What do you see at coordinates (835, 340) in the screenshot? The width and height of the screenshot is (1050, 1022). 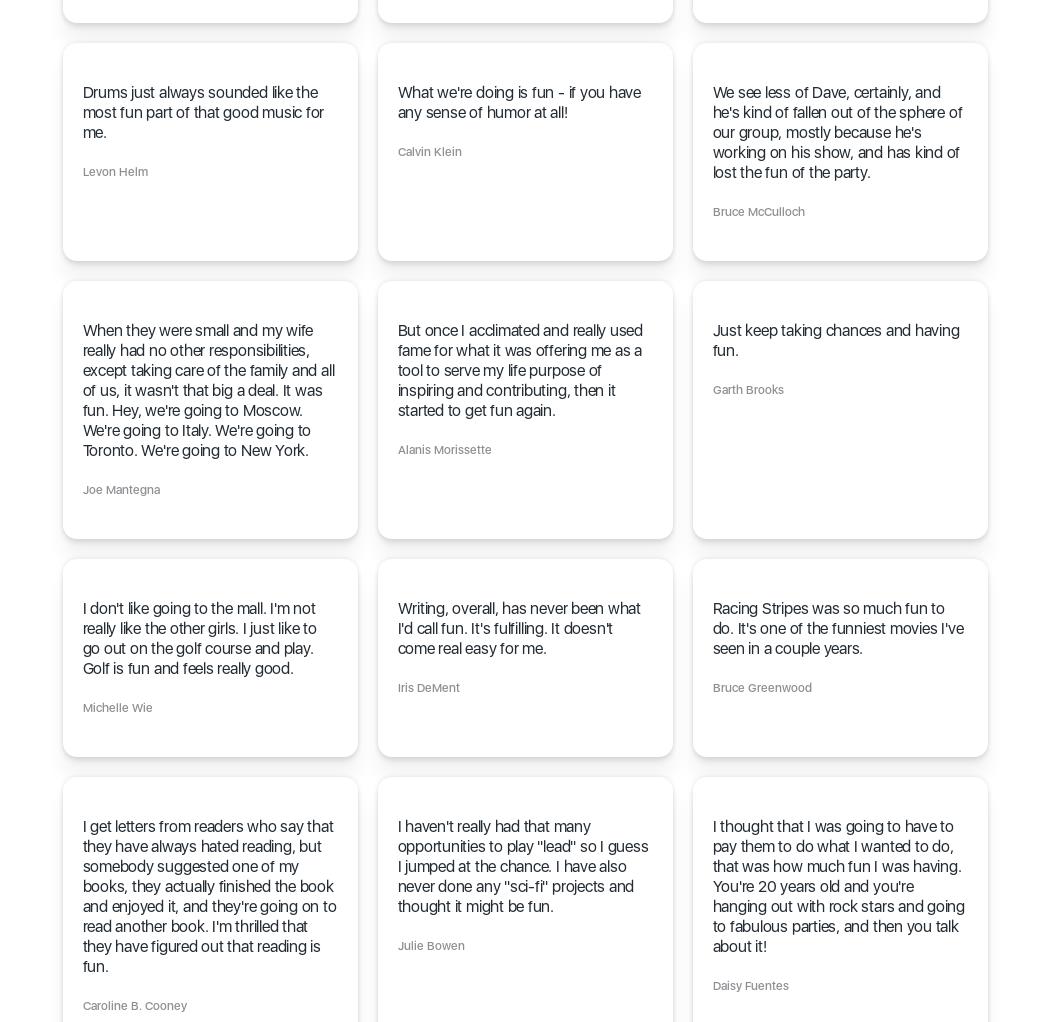 I see `'Just keep taking chances and having fun.'` at bounding box center [835, 340].